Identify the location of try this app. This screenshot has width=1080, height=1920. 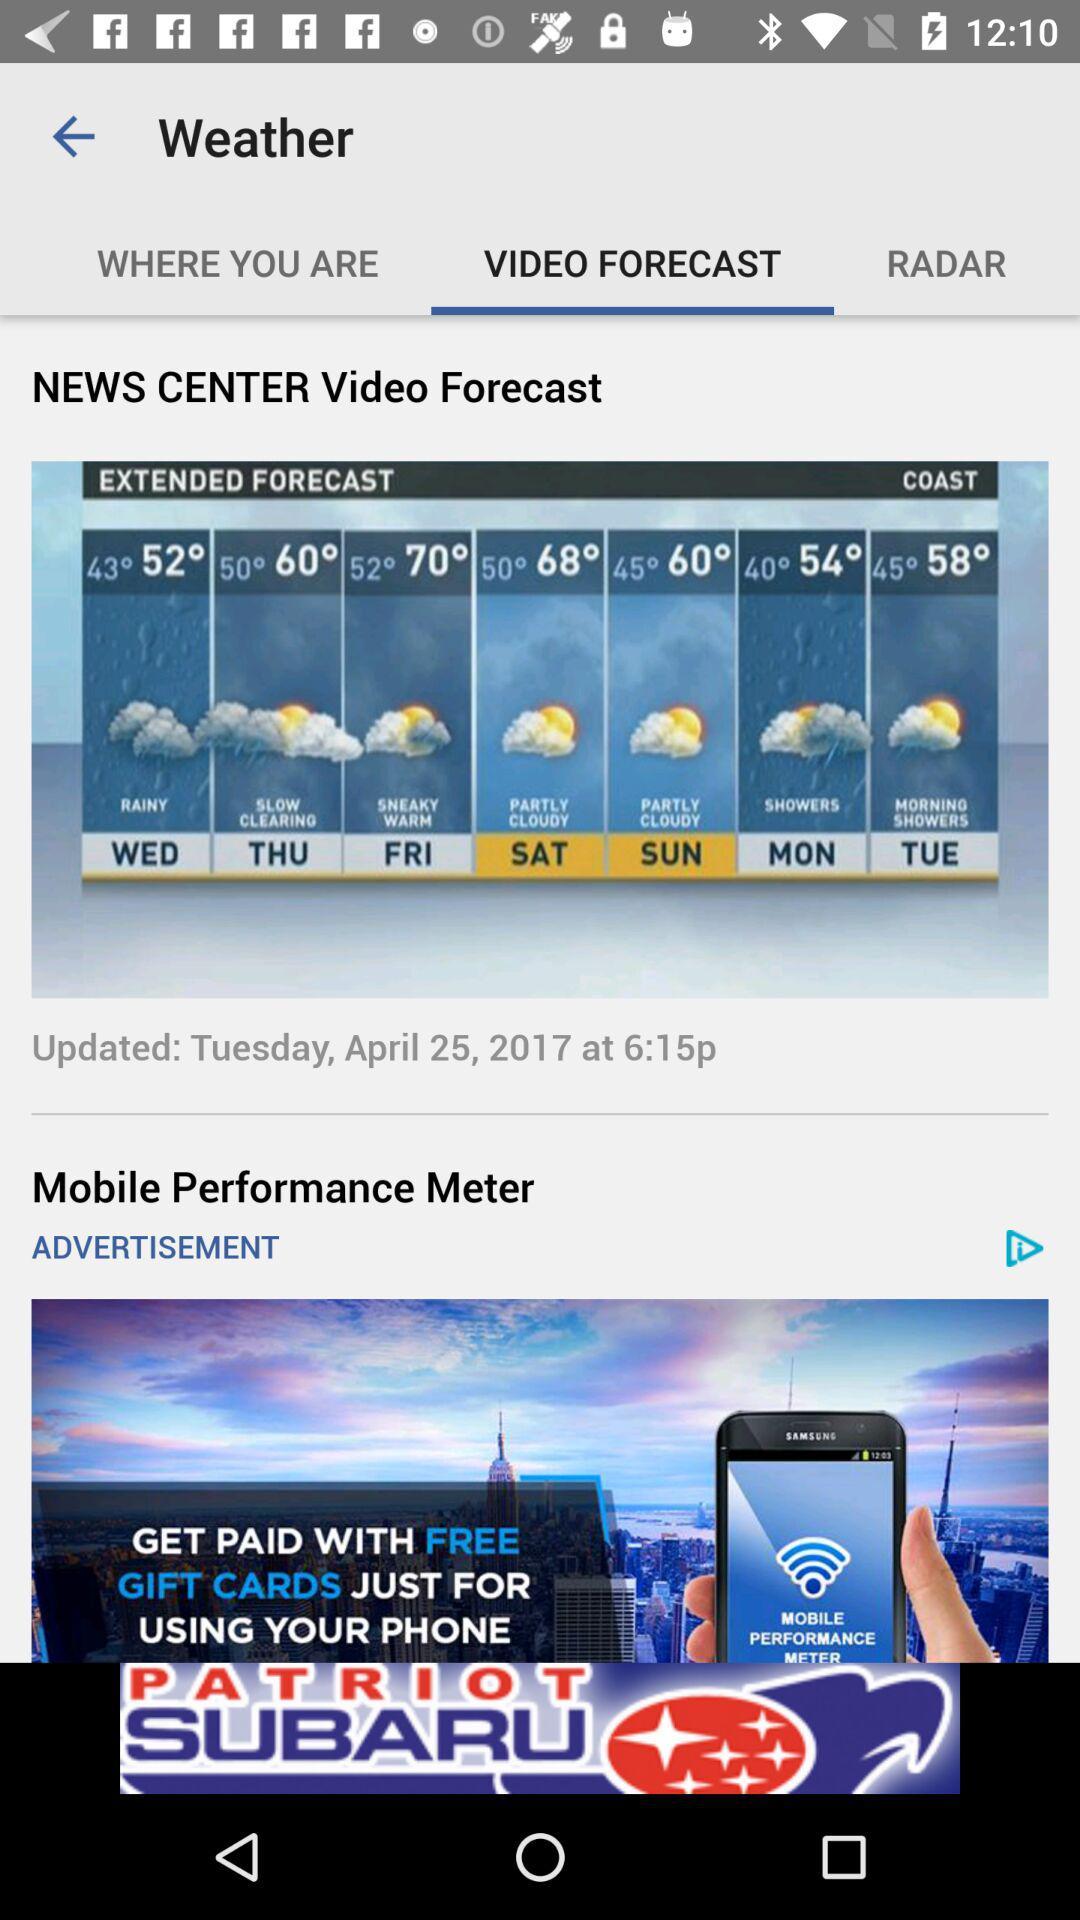
(540, 1727).